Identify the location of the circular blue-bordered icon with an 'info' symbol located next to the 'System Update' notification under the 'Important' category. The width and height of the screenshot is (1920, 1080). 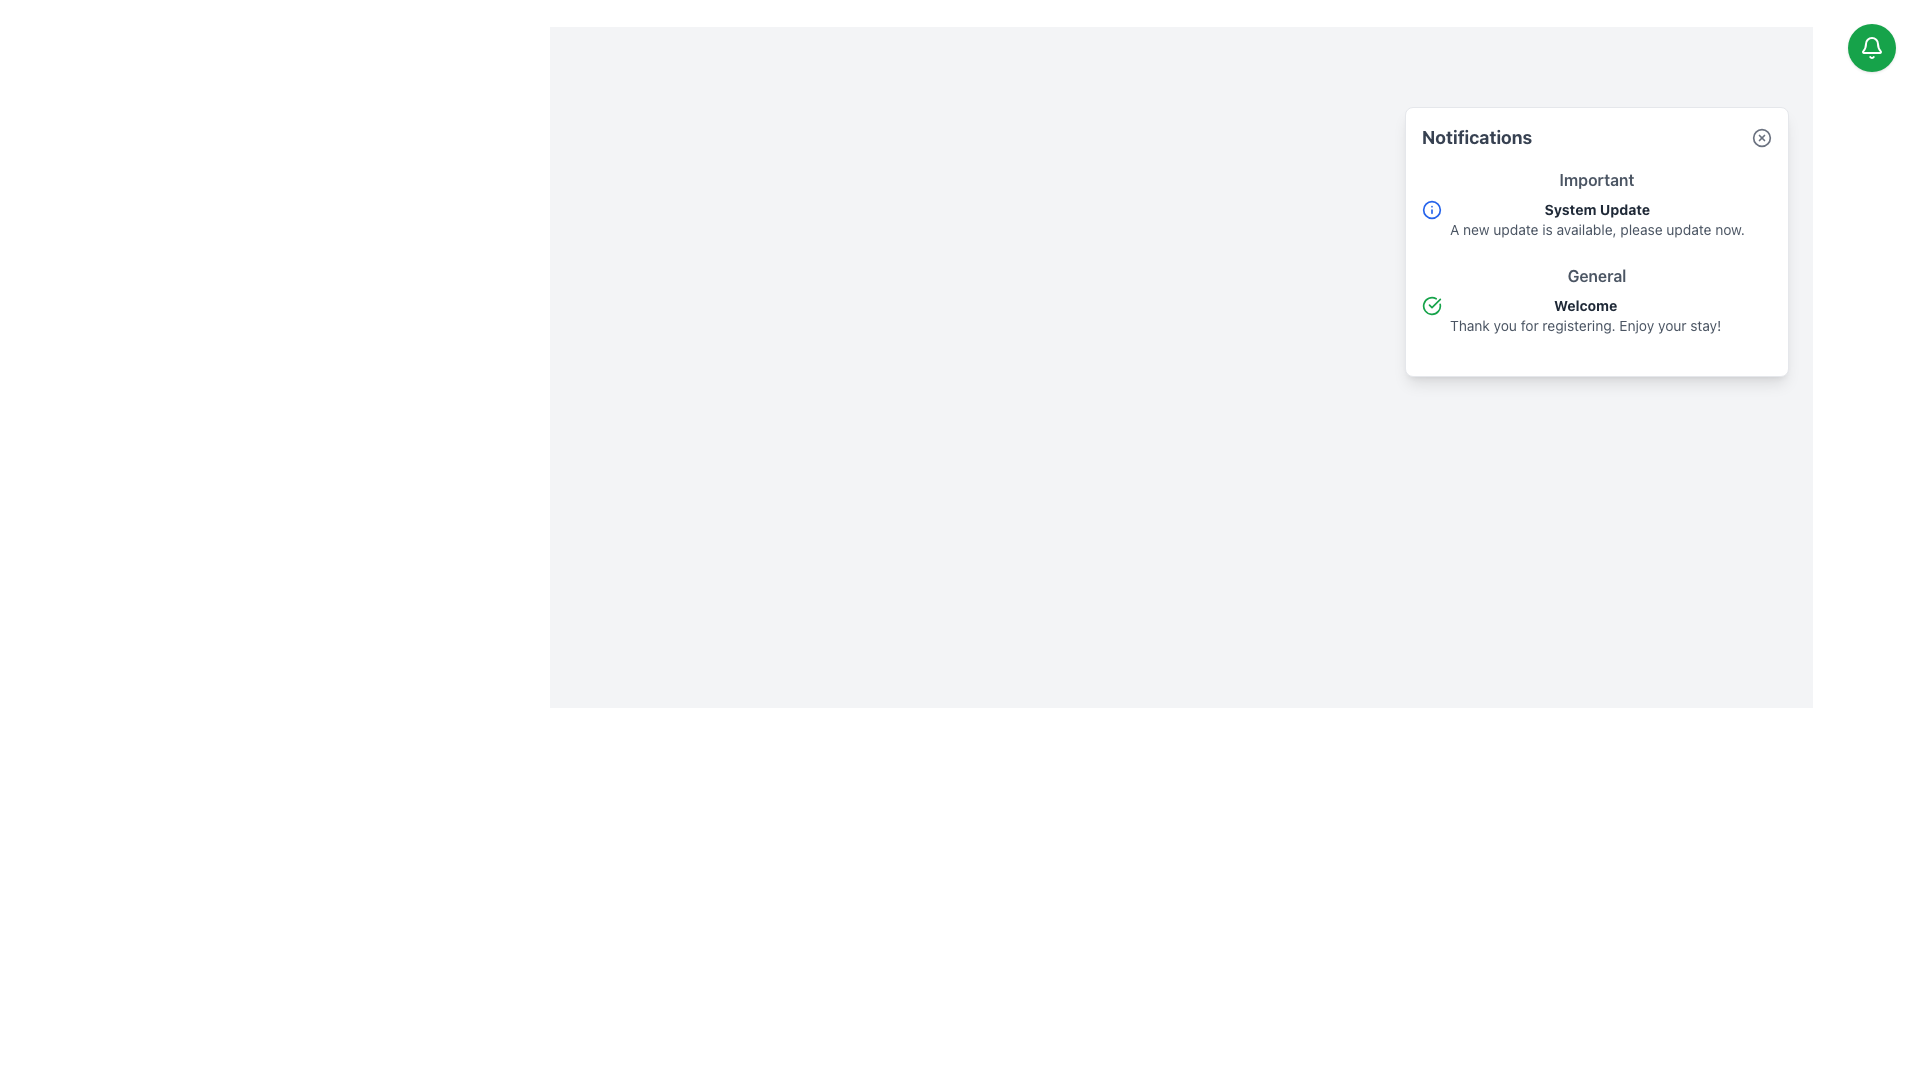
(1430, 209).